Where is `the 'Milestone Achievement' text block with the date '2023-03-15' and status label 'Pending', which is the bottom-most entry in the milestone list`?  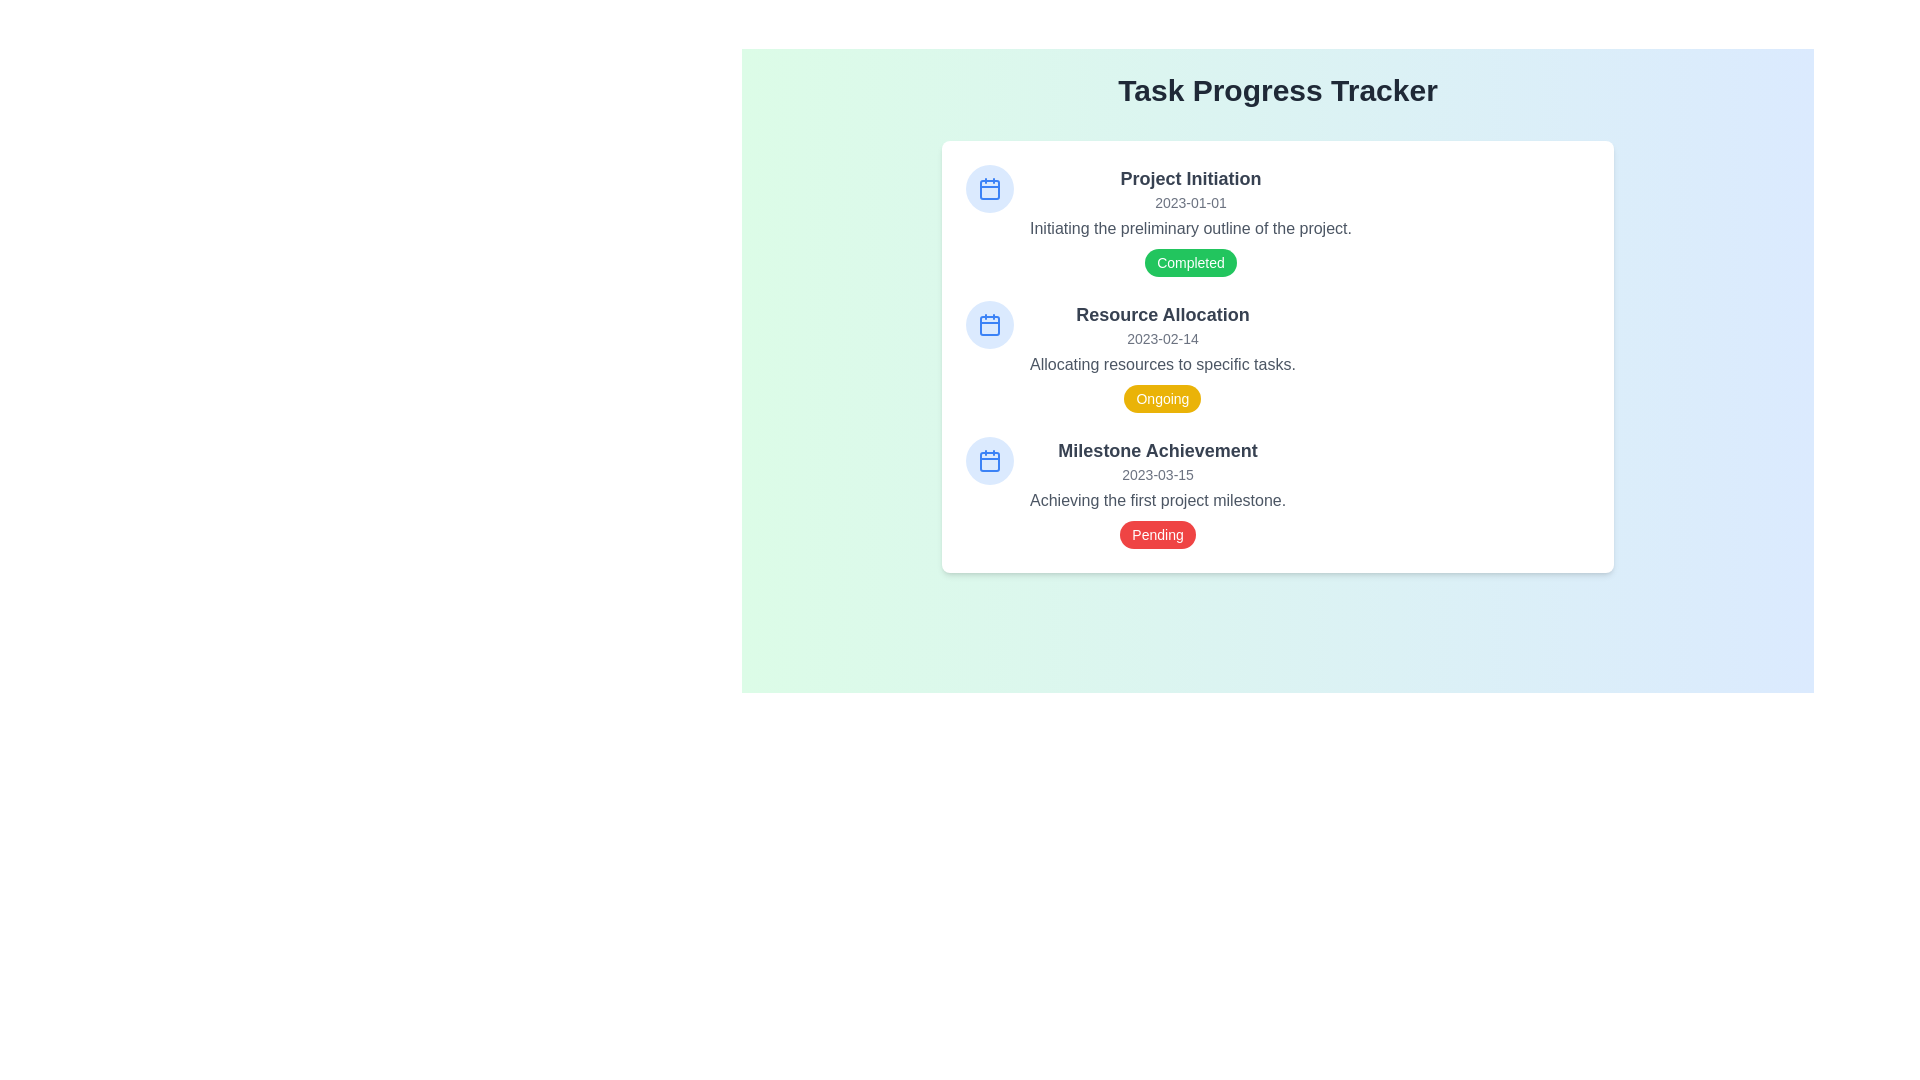 the 'Milestone Achievement' text block with the date '2023-03-15' and status label 'Pending', which is the bottom-most entry in the milestone list is located at coordinates (1158, 493).